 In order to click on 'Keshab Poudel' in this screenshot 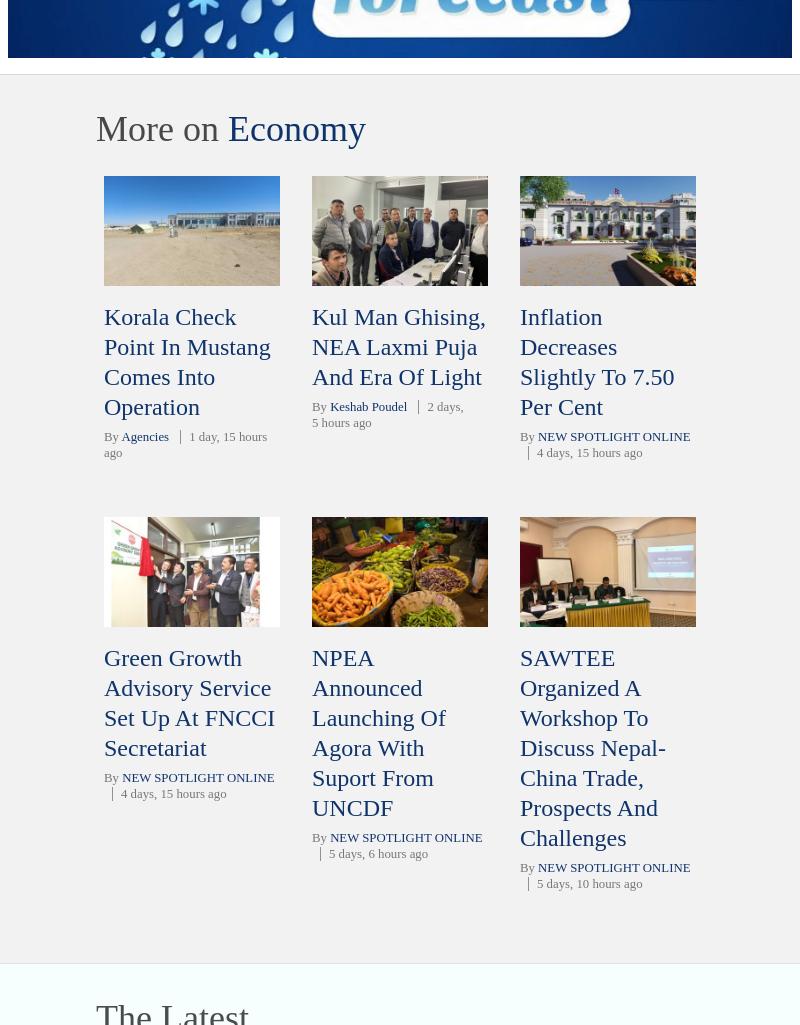, I will do `click(367, 407)`.